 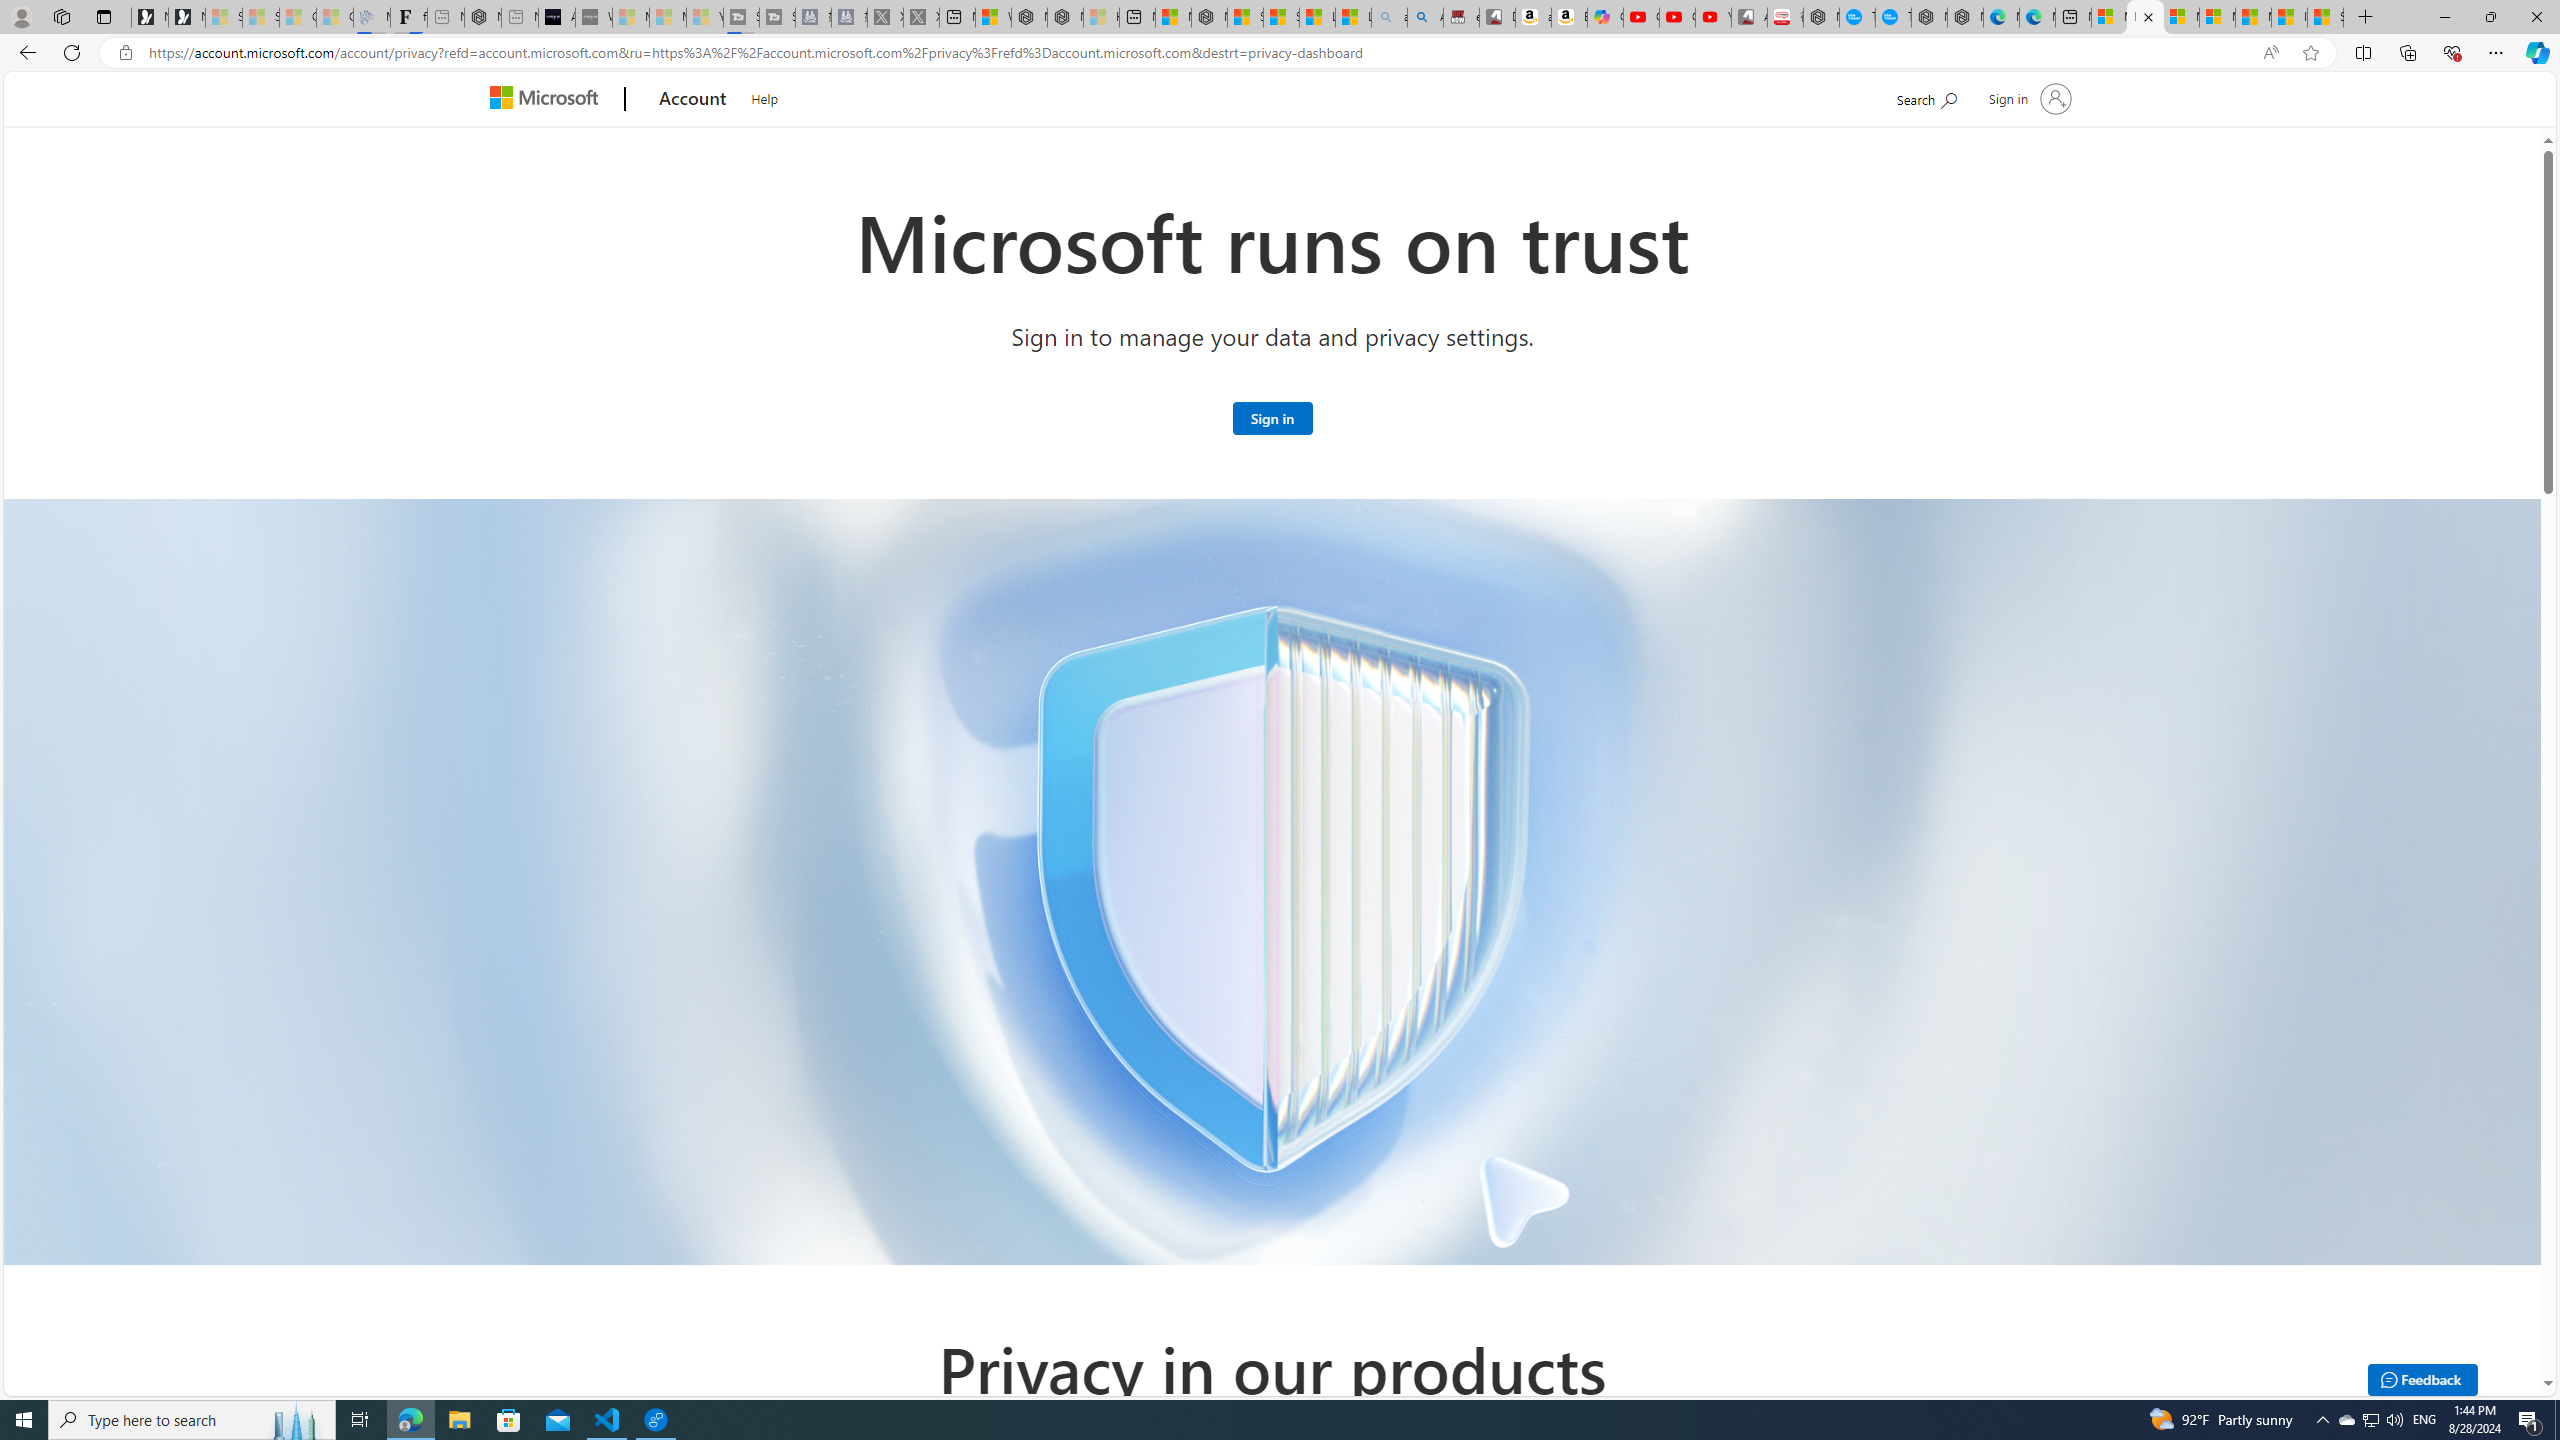 I want to click on 'Nordace - #1 Japanese Best-Seller - Siena Smart Backpack', so click(x=481, y=16).